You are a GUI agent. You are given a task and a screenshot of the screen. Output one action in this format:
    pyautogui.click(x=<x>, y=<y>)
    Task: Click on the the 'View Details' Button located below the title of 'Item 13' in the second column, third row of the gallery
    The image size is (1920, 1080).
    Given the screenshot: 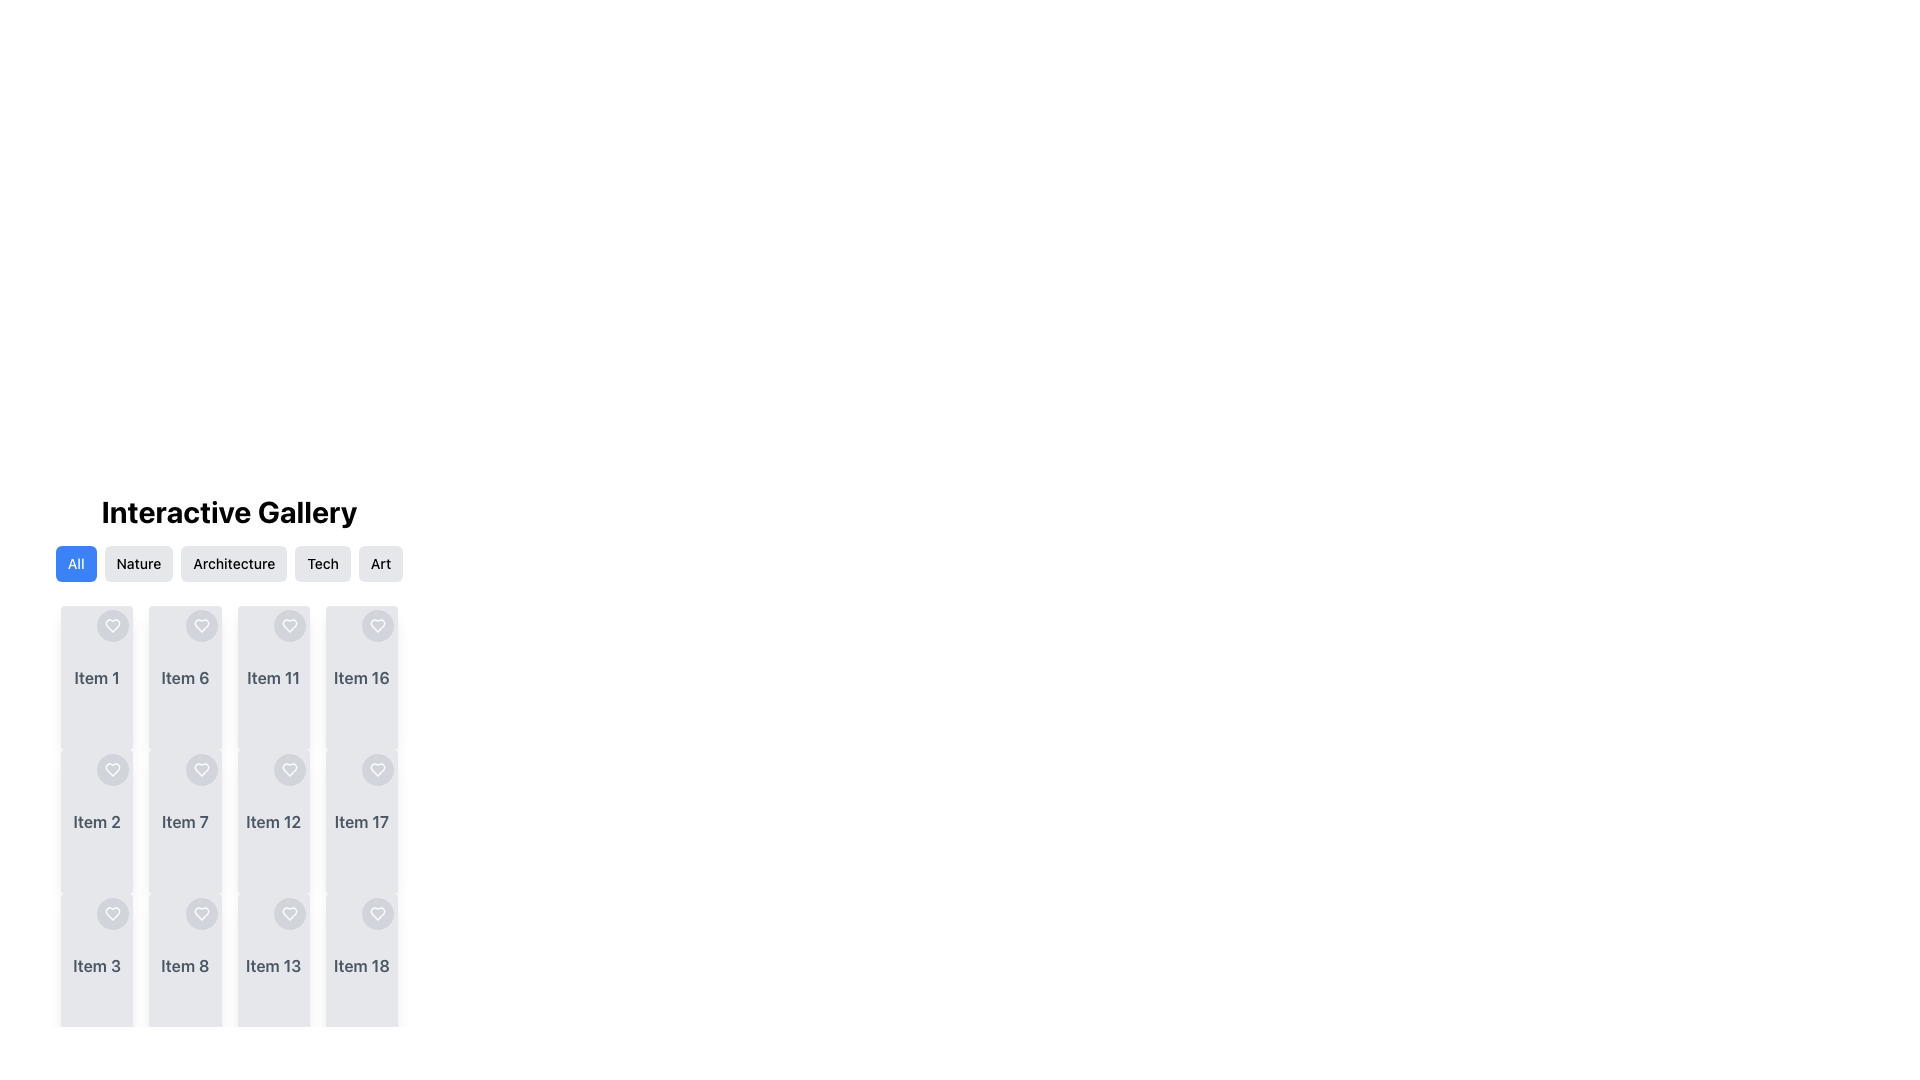 What is the action you would take?
    pyautogui.click(x=272, y=964)
    